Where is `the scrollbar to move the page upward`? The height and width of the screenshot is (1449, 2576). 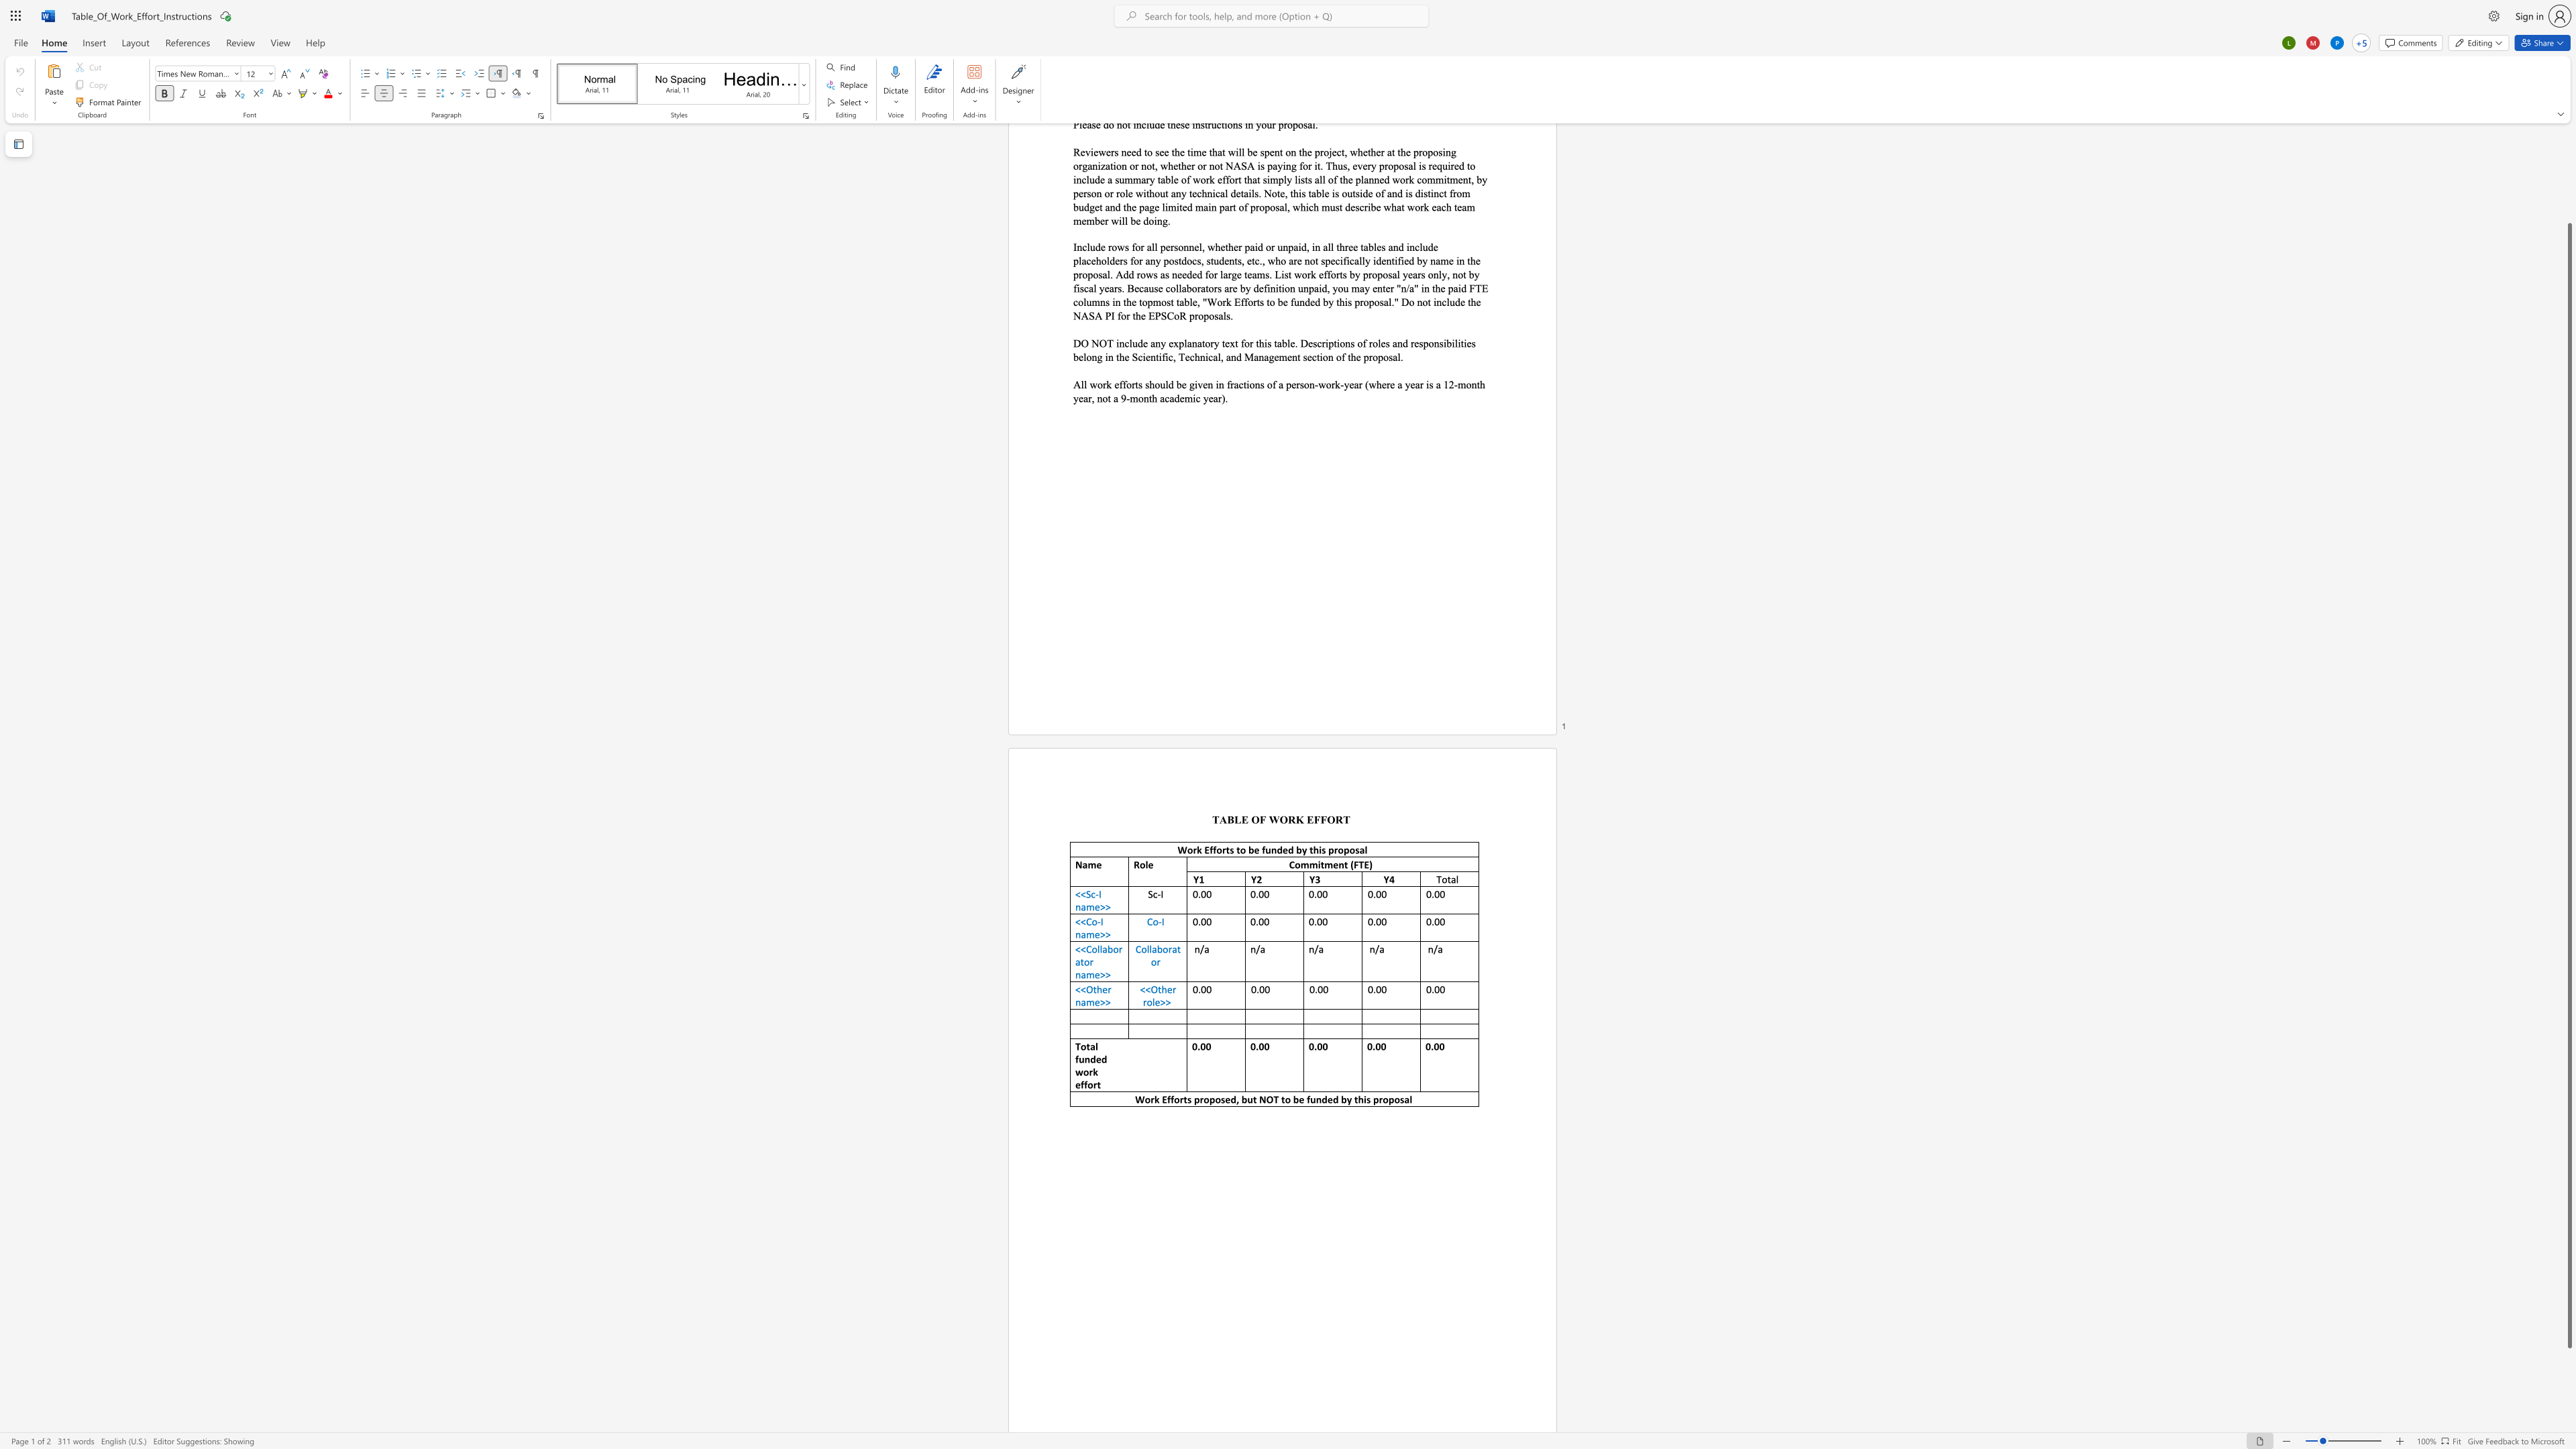 the scrollbar to move the page upward is located at coordinates (2568, 154).